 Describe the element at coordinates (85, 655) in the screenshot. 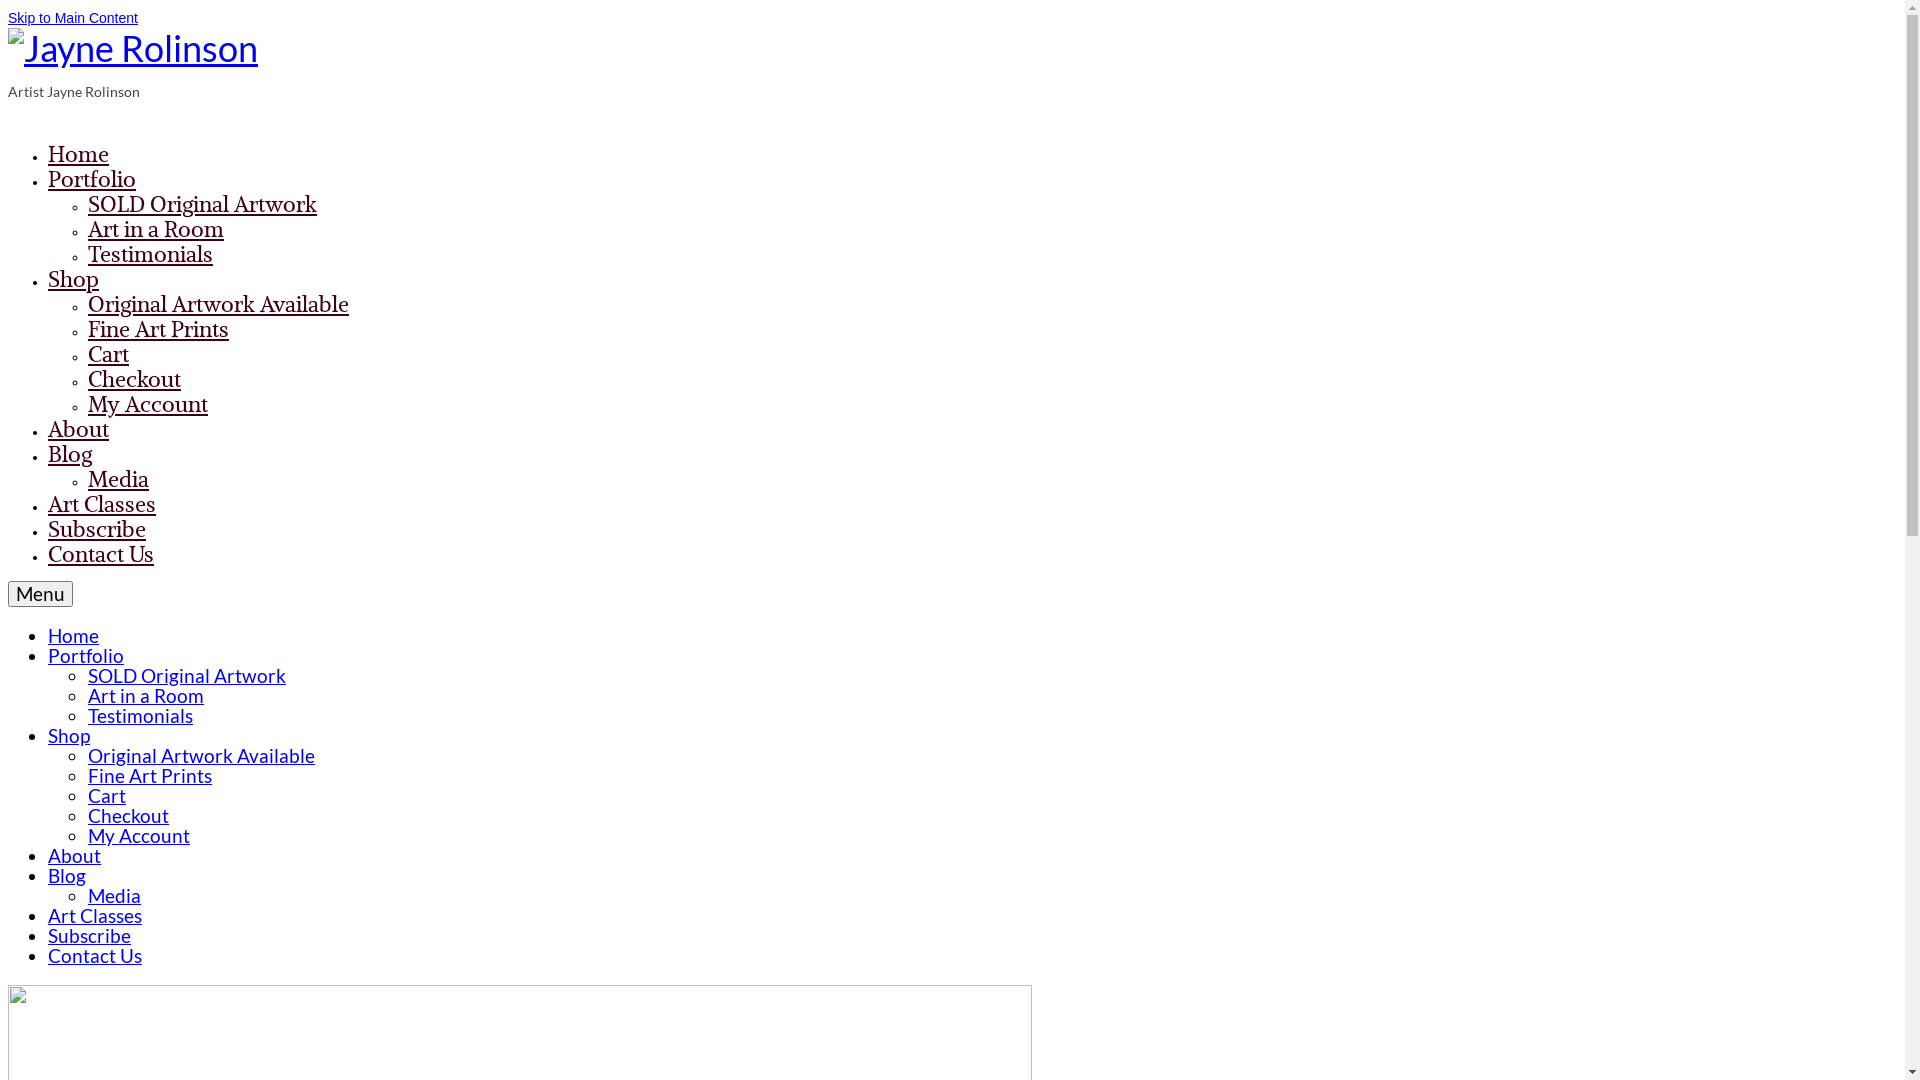

I see `'Portfolio'` at that location.